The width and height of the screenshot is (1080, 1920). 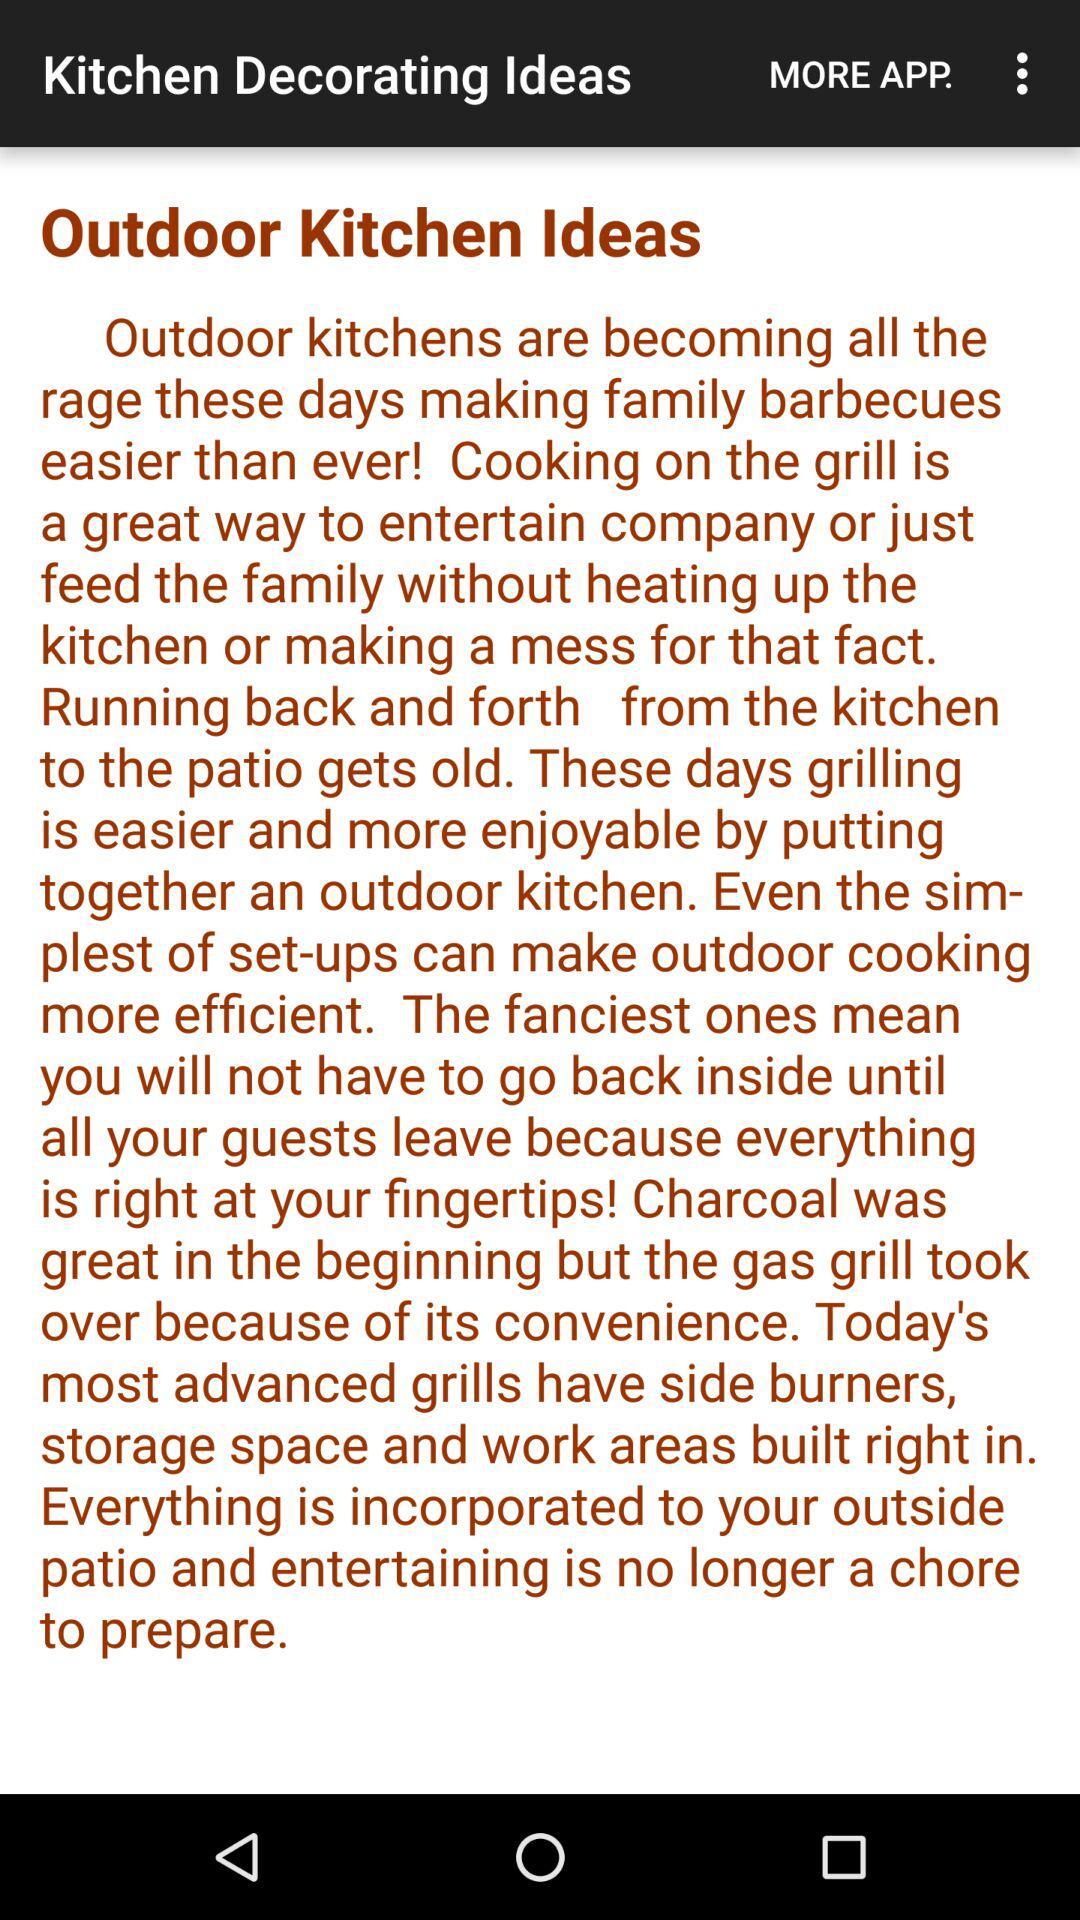 I want to click on the item above the outdoor kitchen ideas item, so click(x=860, y=73).